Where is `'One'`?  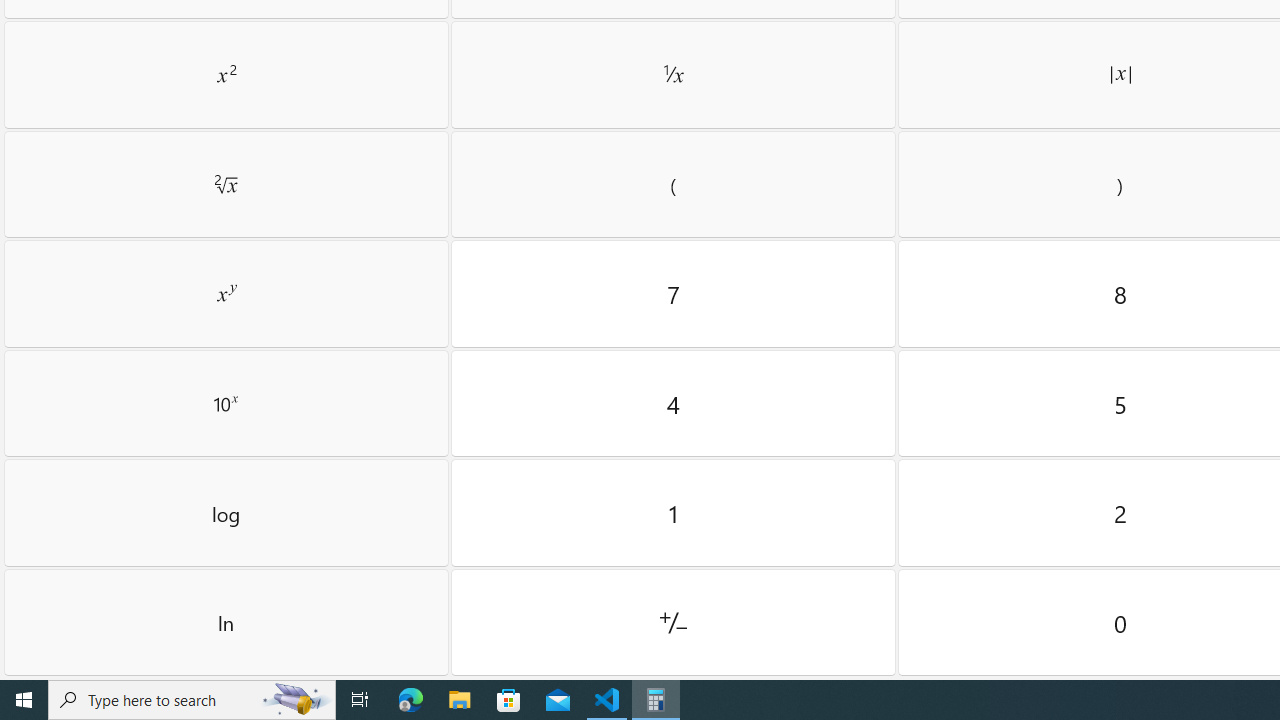
'One' is located at coordinates (673, 512).